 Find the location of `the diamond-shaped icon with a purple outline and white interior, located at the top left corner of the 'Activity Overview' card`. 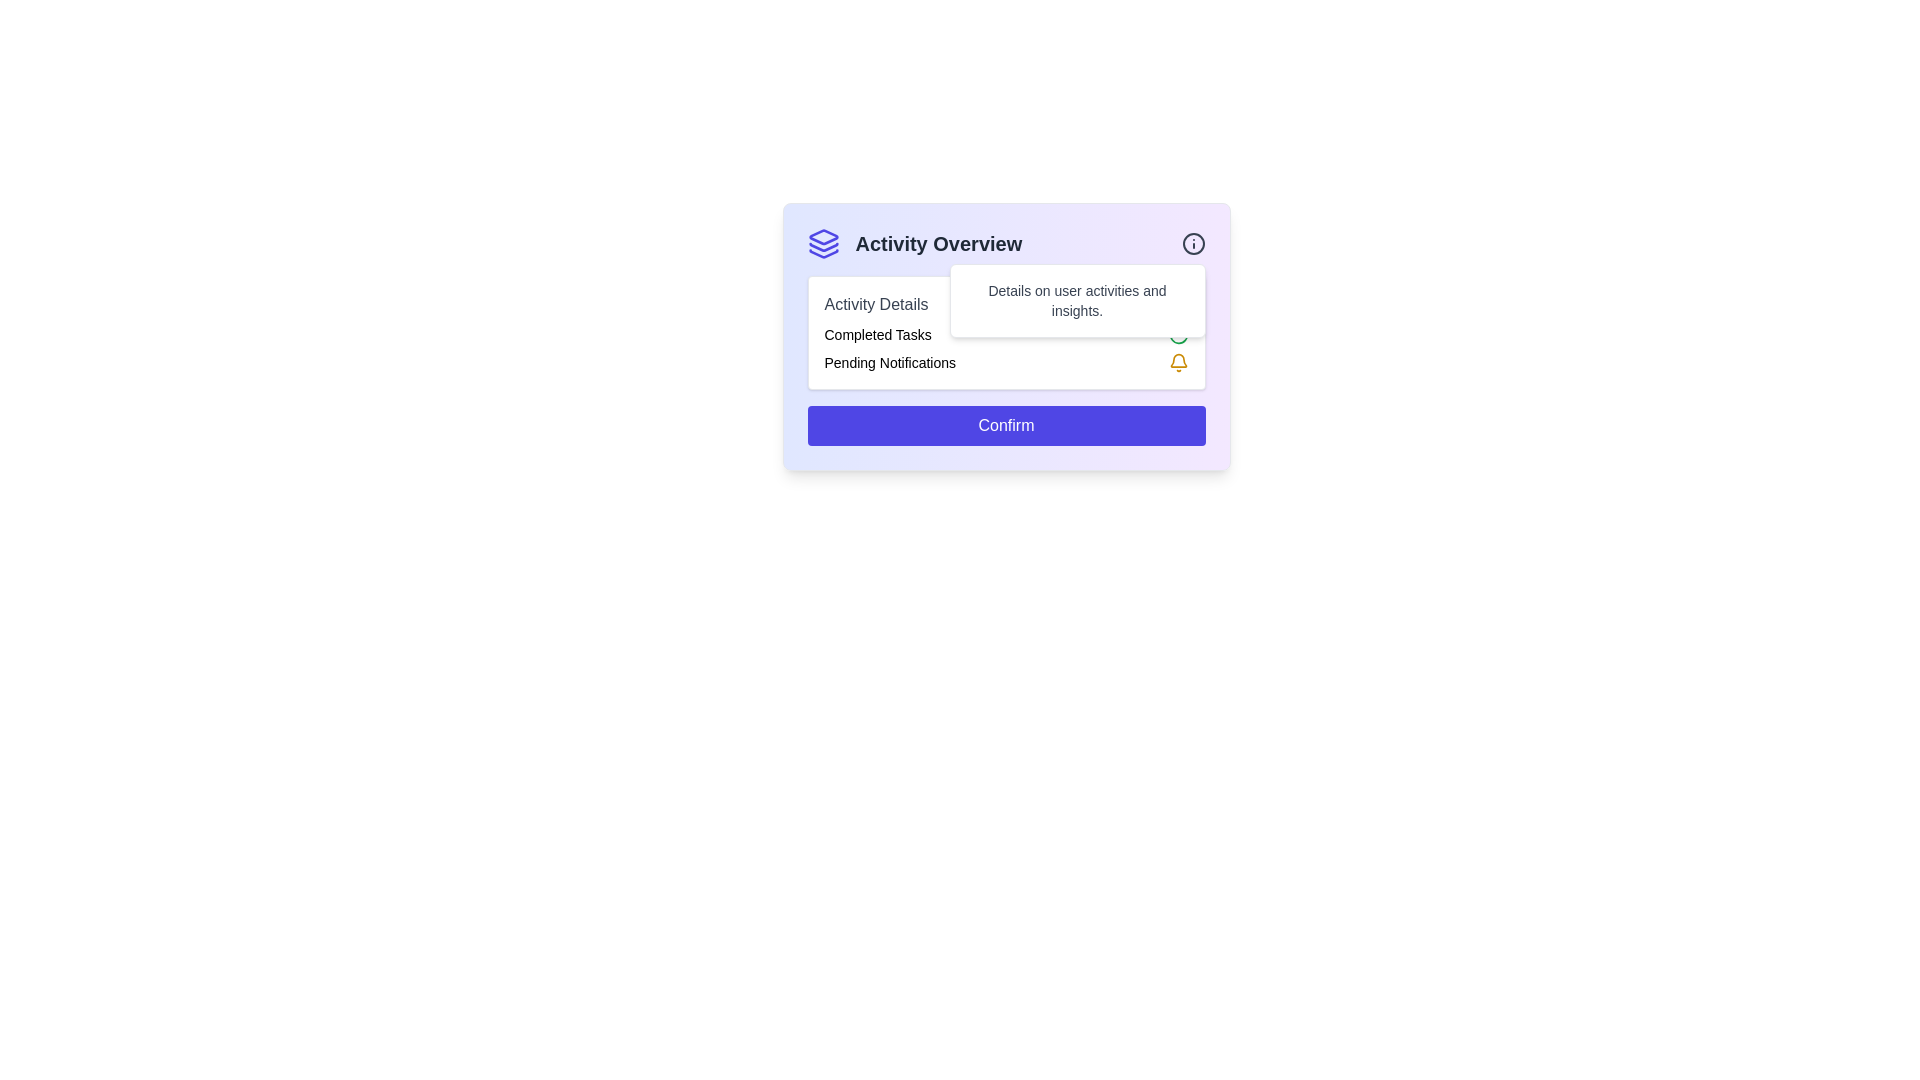

the diamond-shaped icon with a purple outline and white interior, located at the top left corner of the 'Activity Overview' card is located at coordinates (823, 236).